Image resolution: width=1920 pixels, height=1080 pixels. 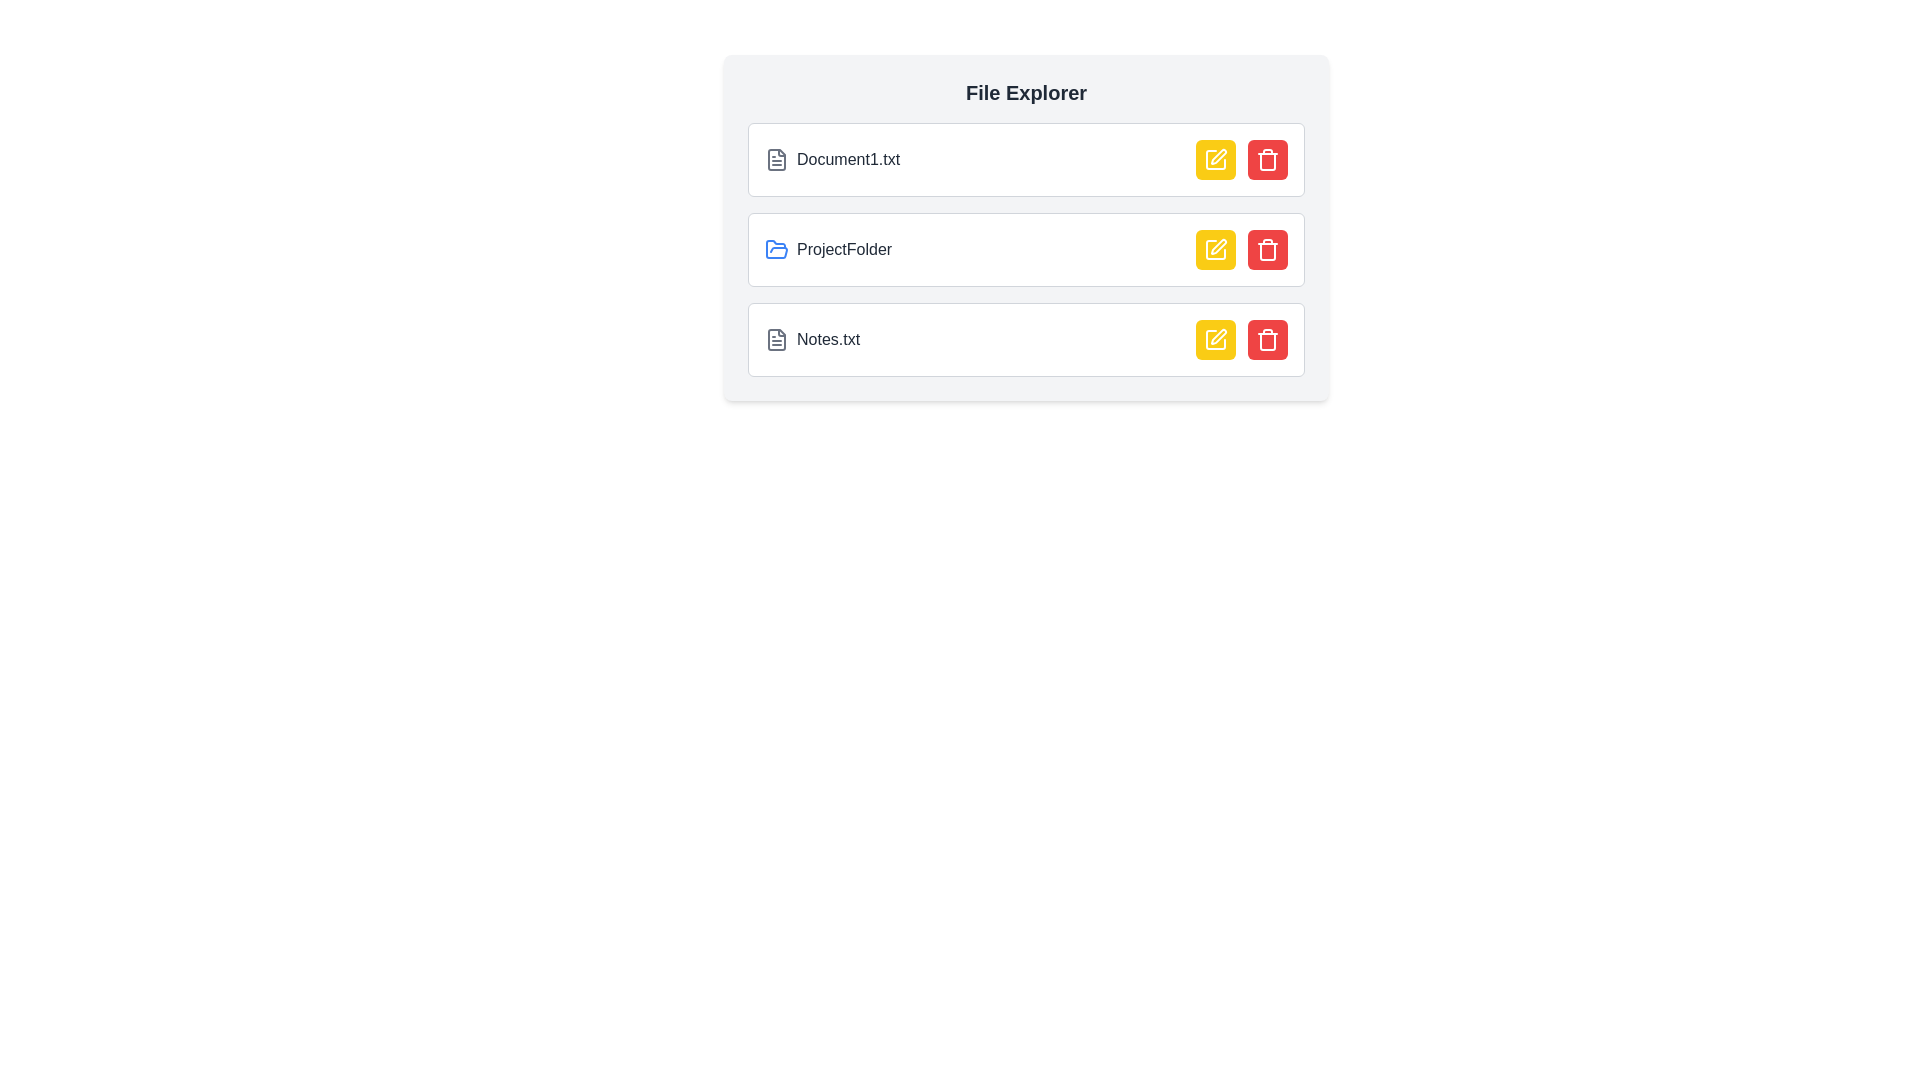 I want to click on indicative symbolism of the file document icon located at the leftmost side of the 'Notes.txt' item in the bottommost position of the vertical list in the 'File Explorer' panel, so click(x=776, y=338).